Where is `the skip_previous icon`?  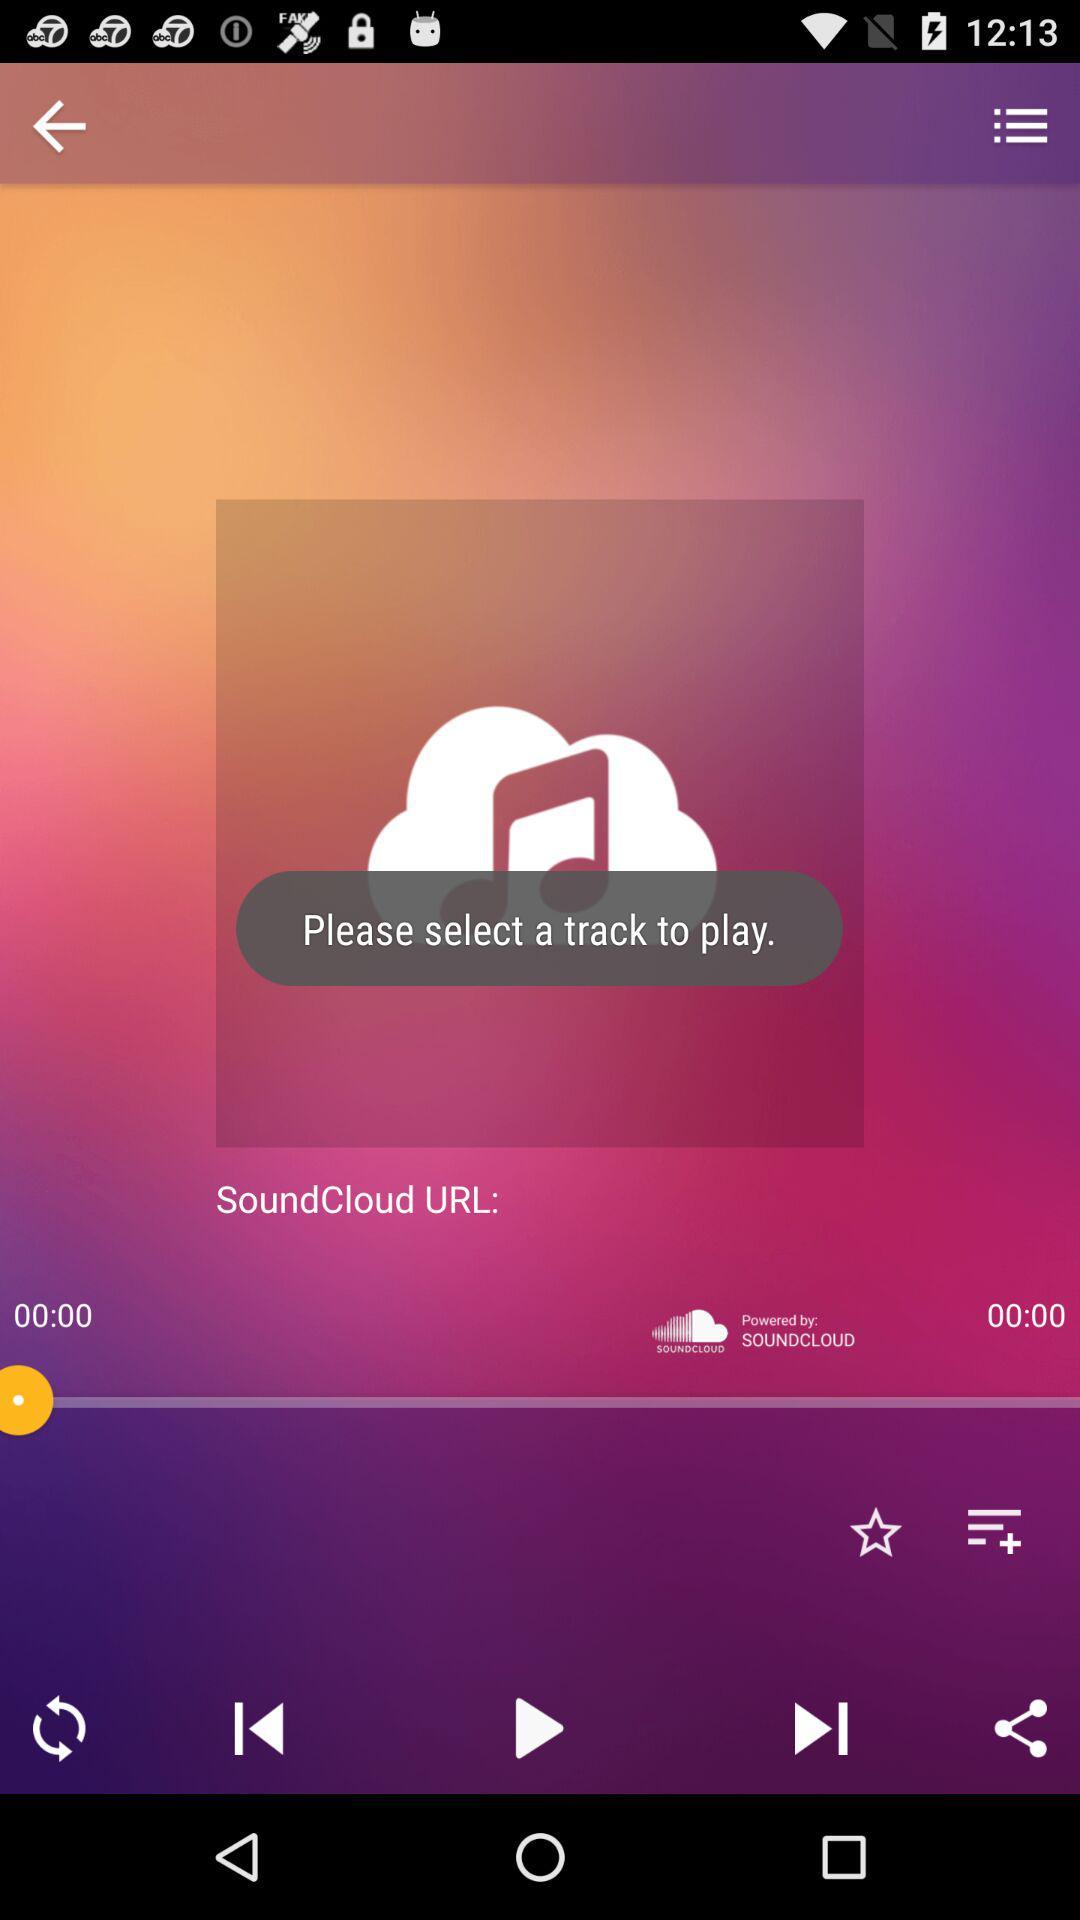
the skip_previous icon is located at coordinates (258, 1848).